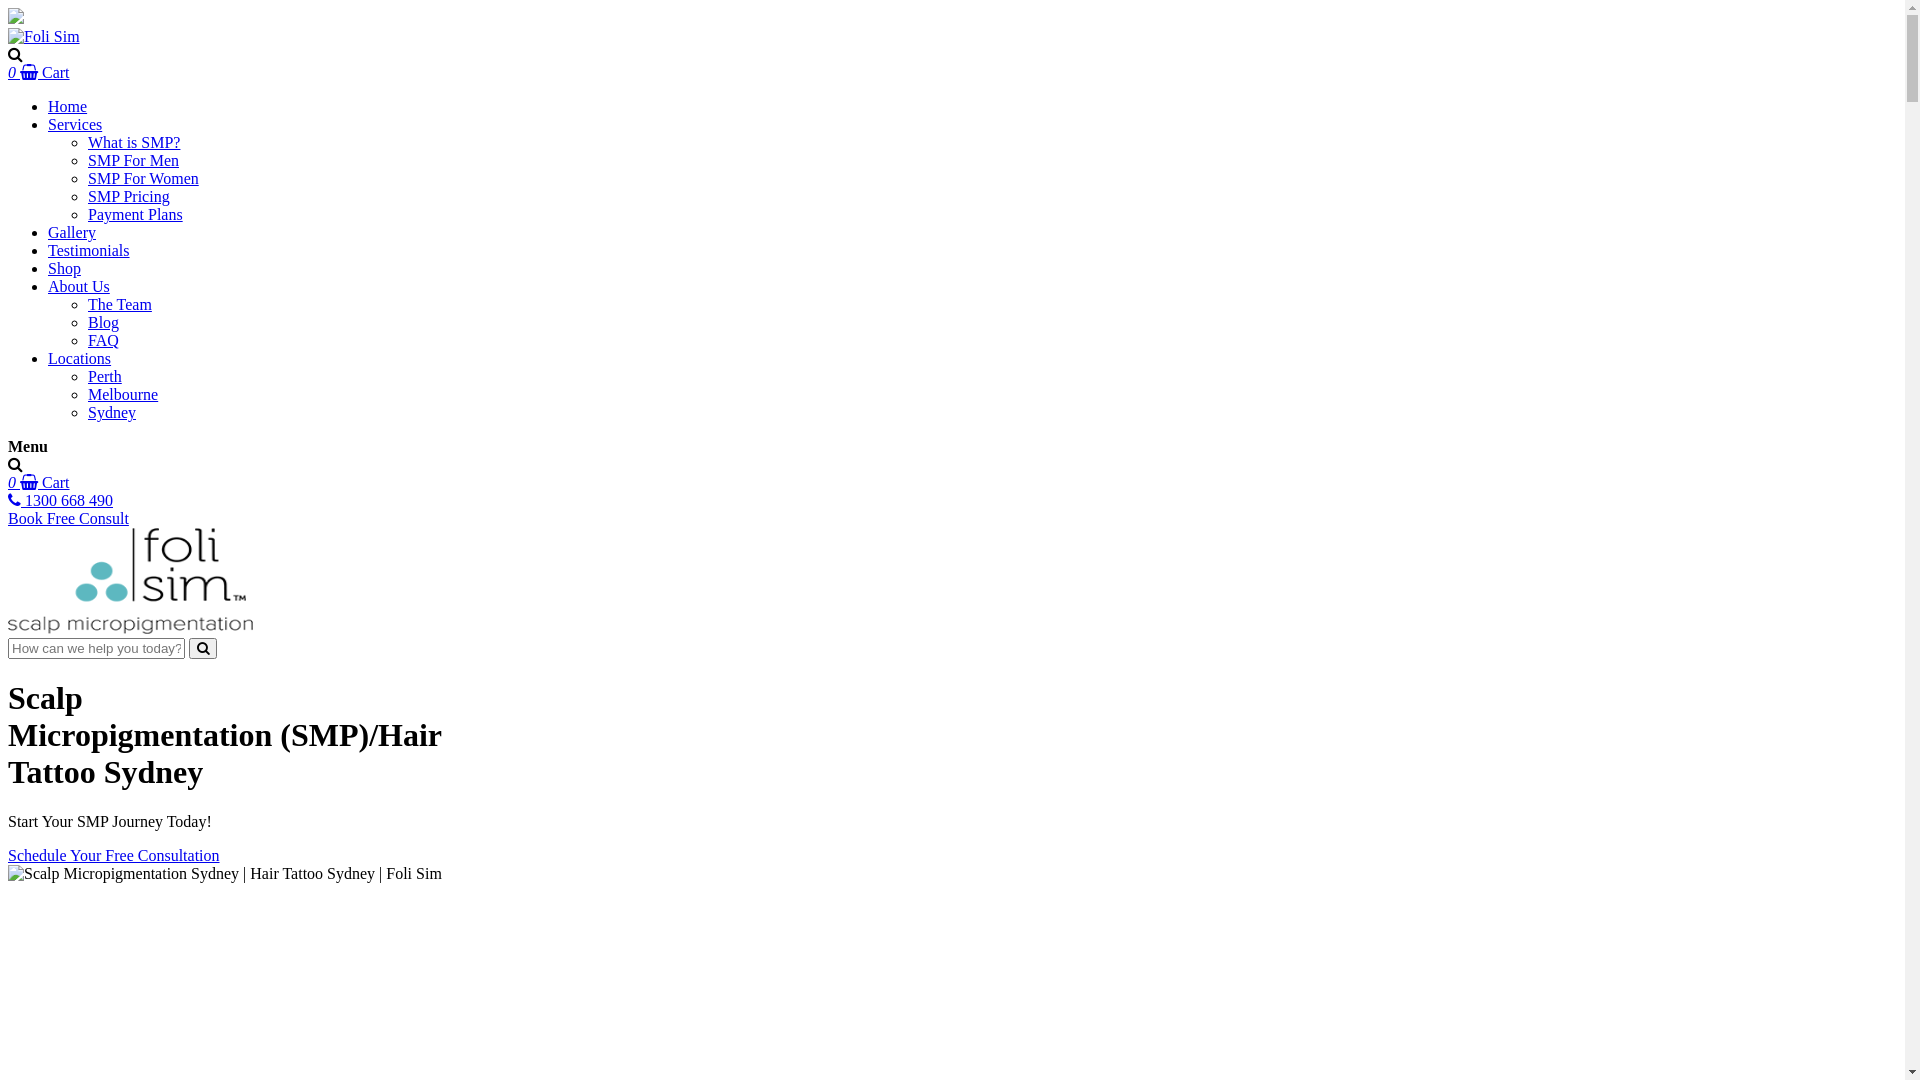  Describe the element at coordinates (48, 357) in the screenshot. I see `'Locations'` at that location.